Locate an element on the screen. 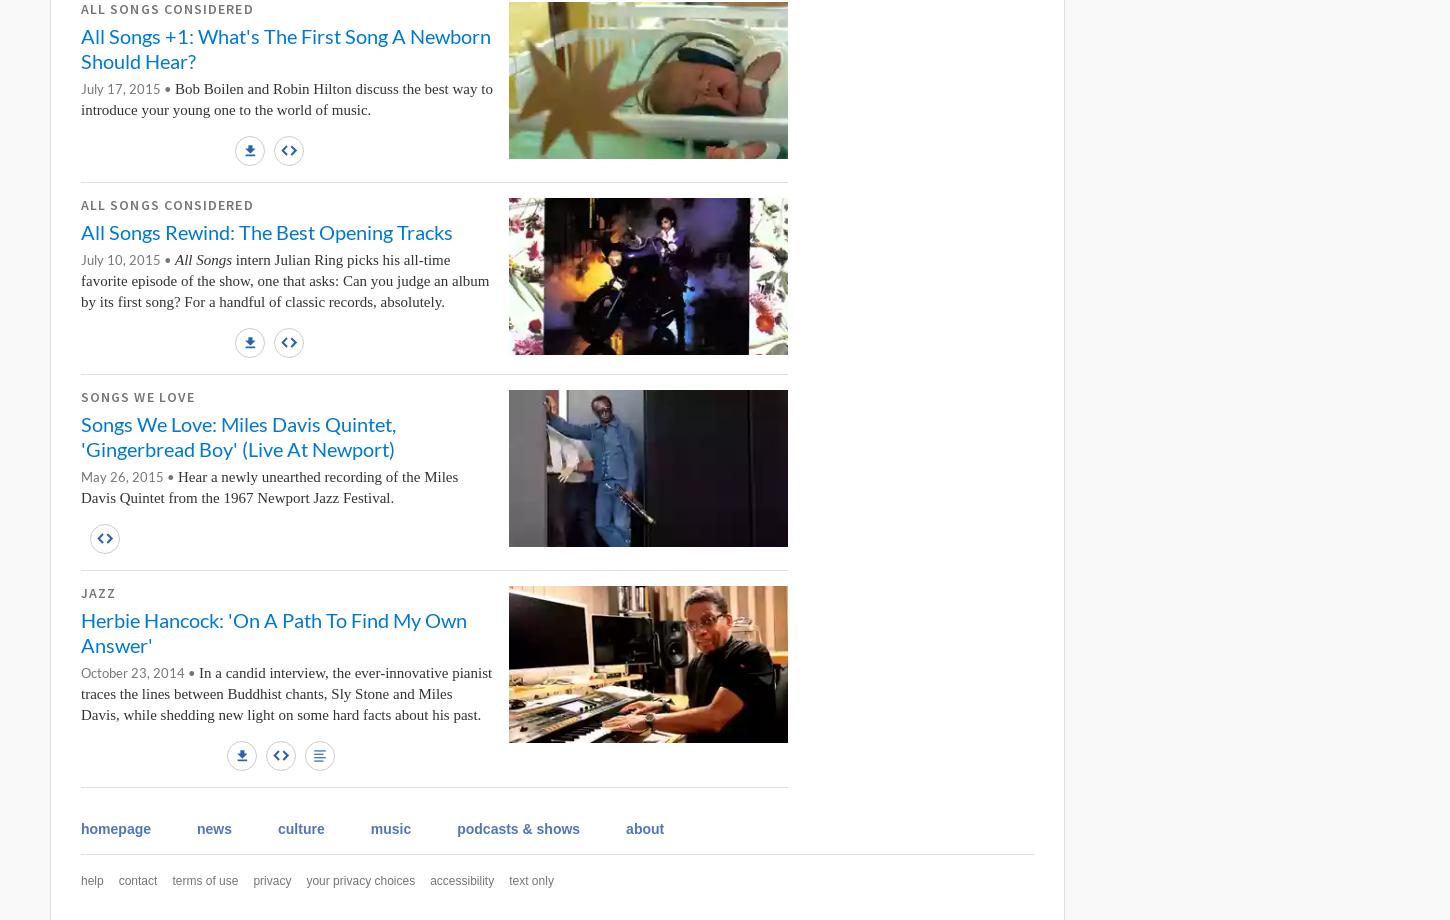  'Hear a newly unearthed recording of the Miles Davis Quintet from the 1967 Newport Jazz Festival.' is located at coordinates (269, 486).